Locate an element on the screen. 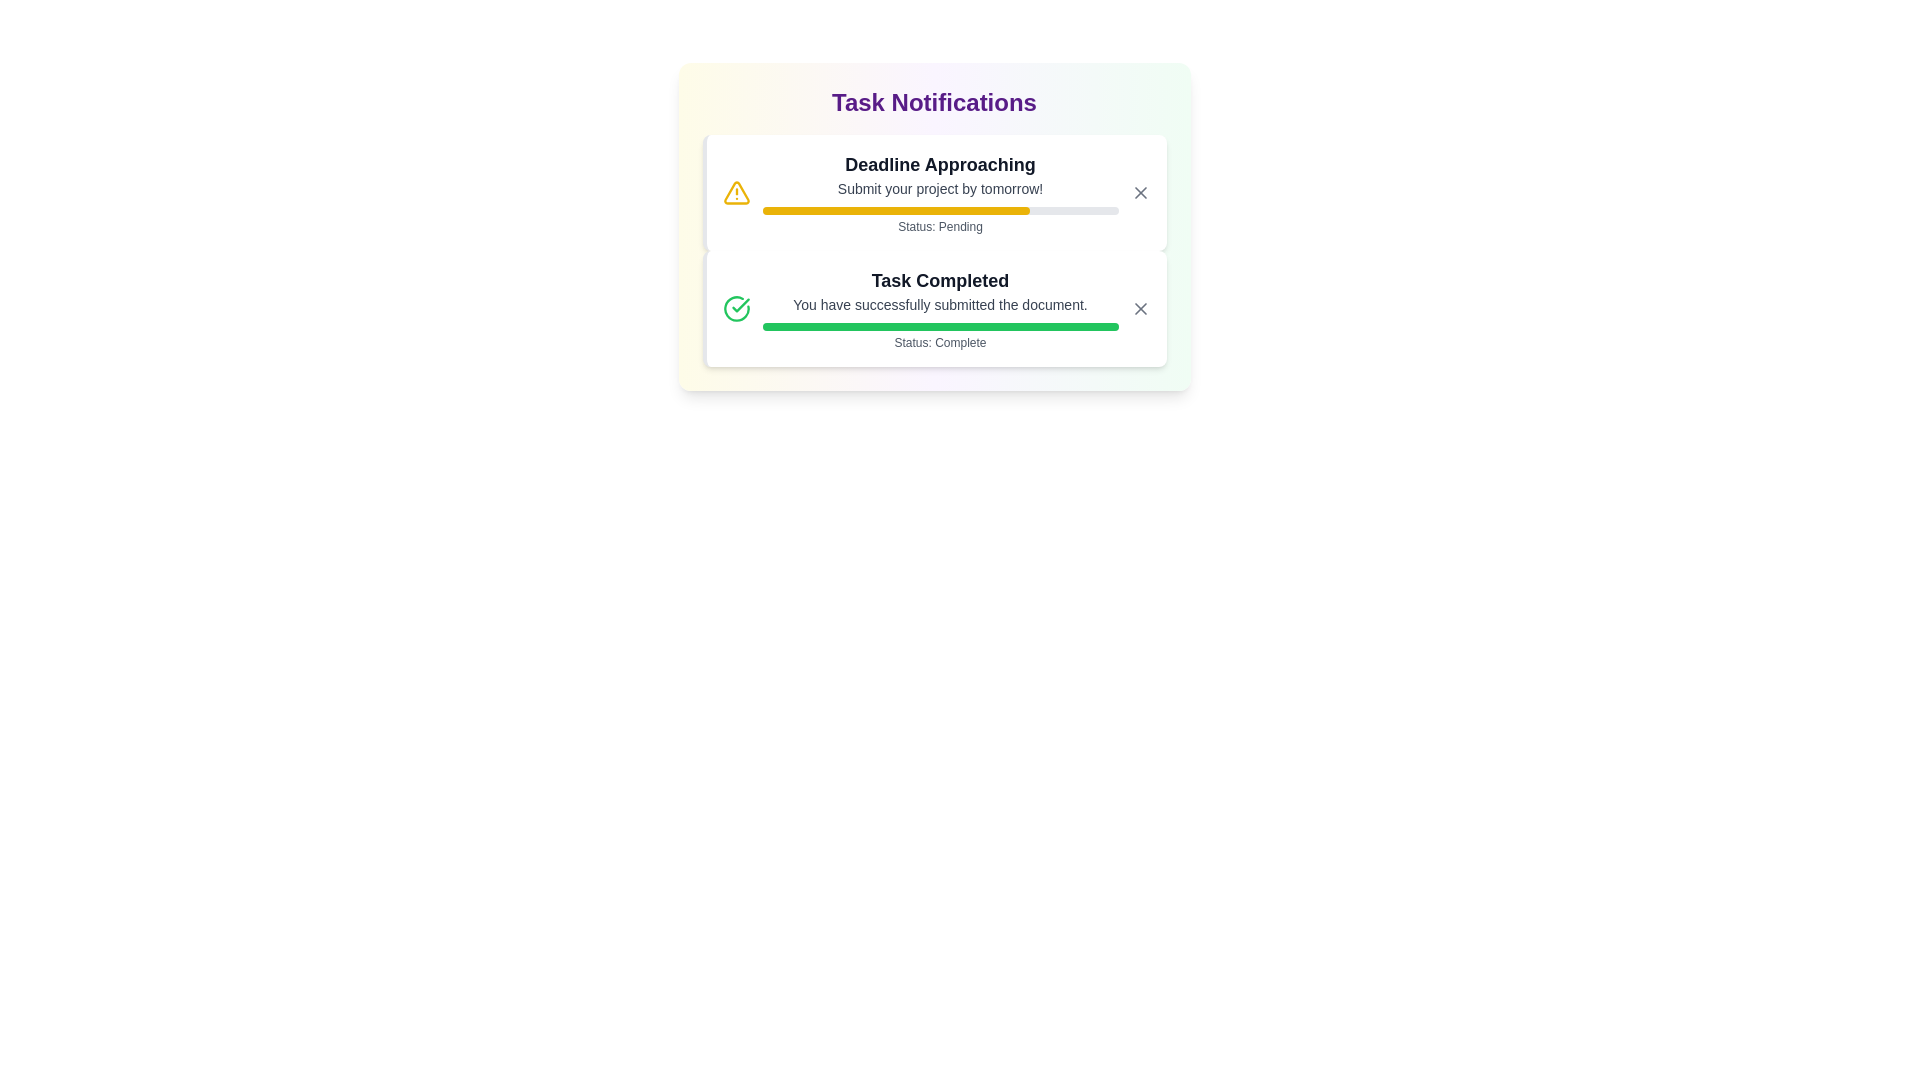 Image resolution: width=1920 pixels, height=1080 pixels. the text 'Deadline Approaching' to select it for copying is located at coordinates (939, 164).